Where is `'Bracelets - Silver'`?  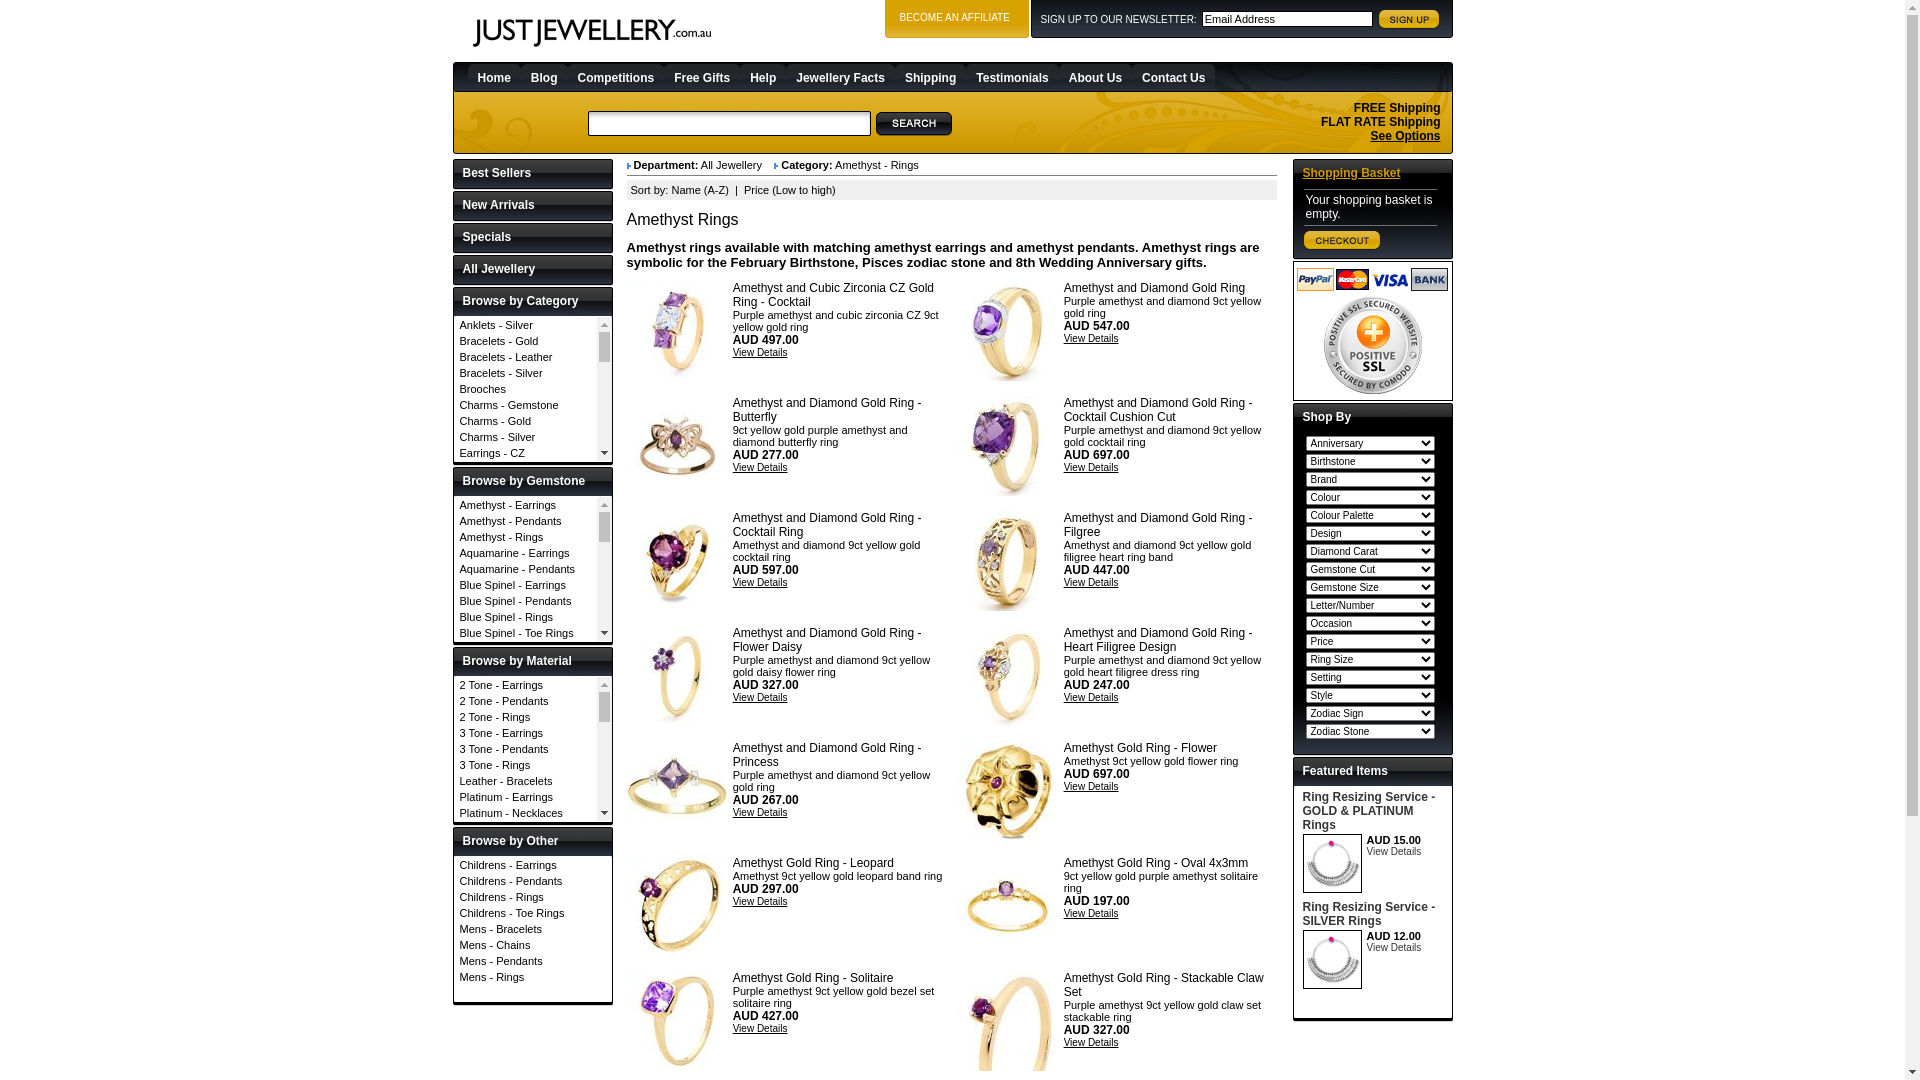
'Bracelets - Silver' is located at coordinates (525, 373).